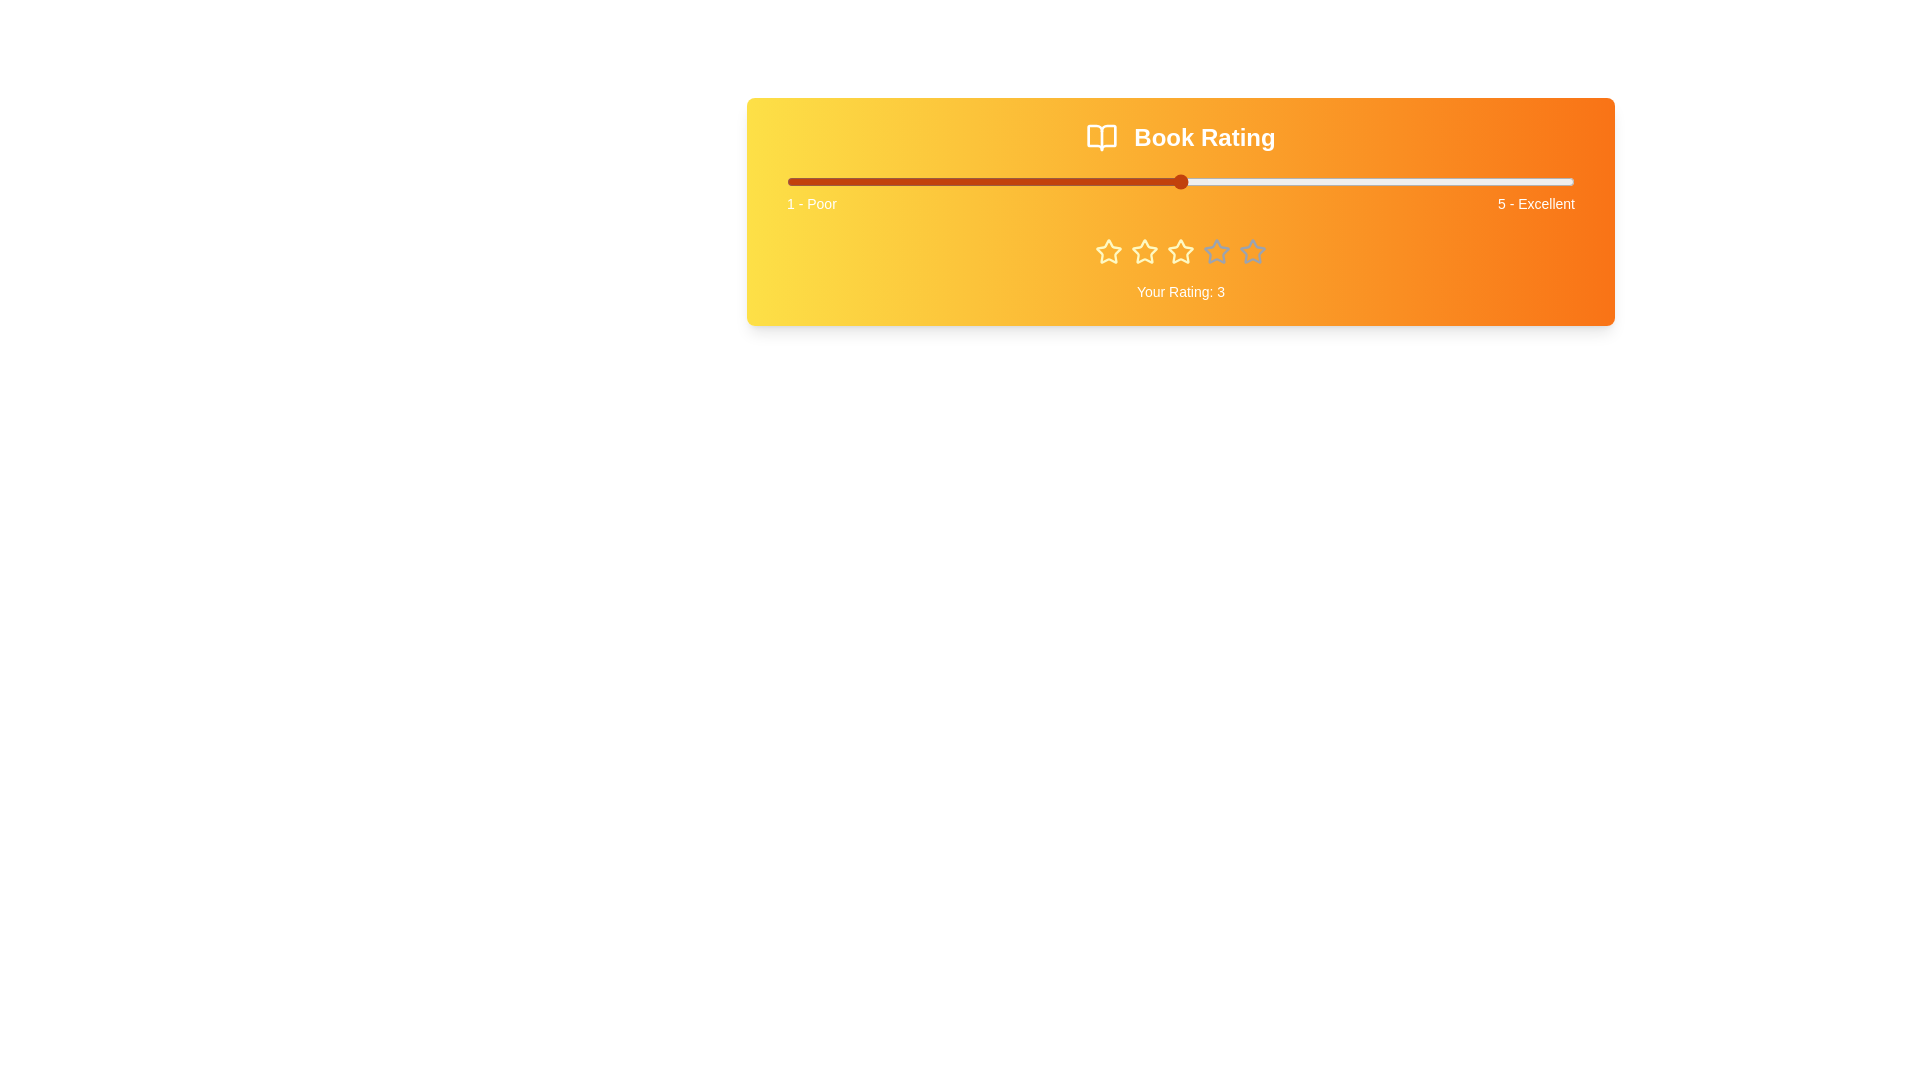 Image resolution: width=1920 pixels, height=1080 pixels. What do you see at coordinates (1180, 181) in the screenshot?
I see `the book rating` at bounding box center [1180, 181].